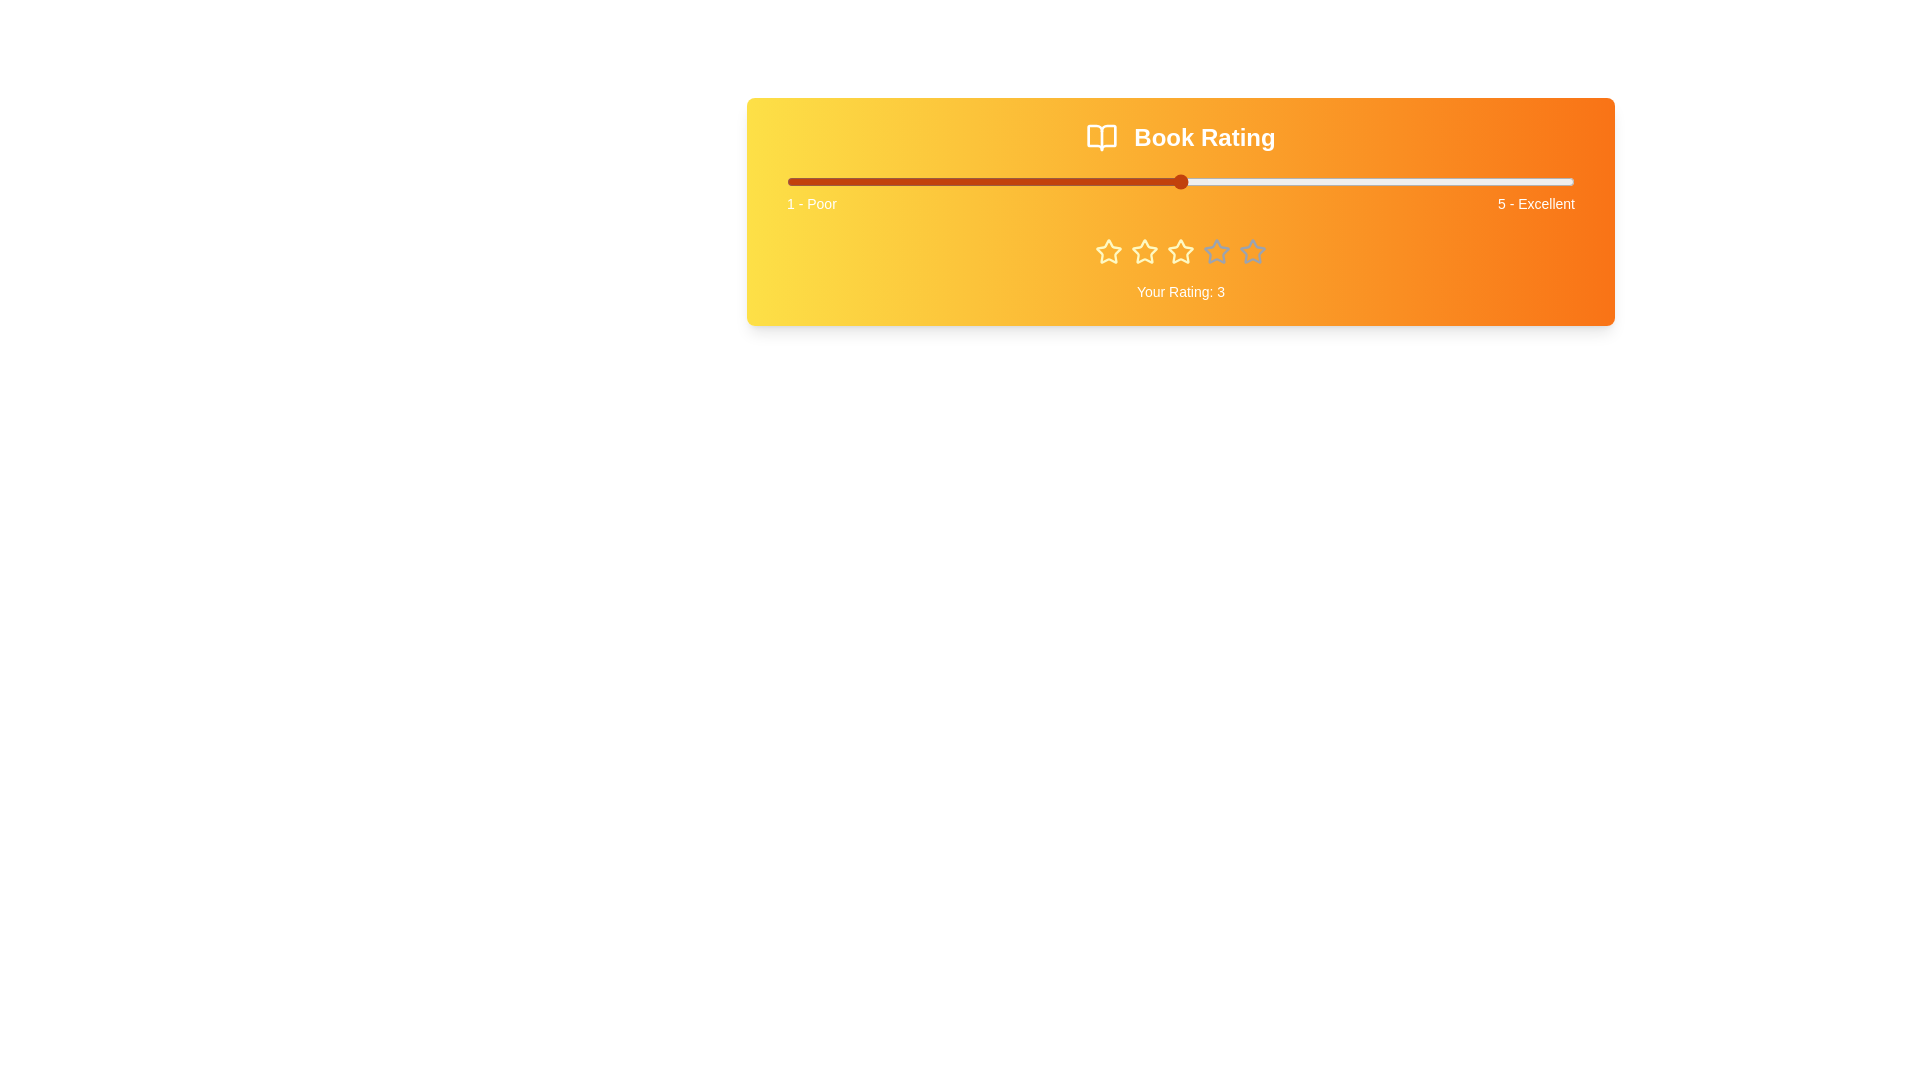 Image resolution: width=1920 pixels, height=1080 pixels. What do you see at coordinates (1180, 181) in the screenshot?
I see `the book rating` at bounding box center [1180, 181].